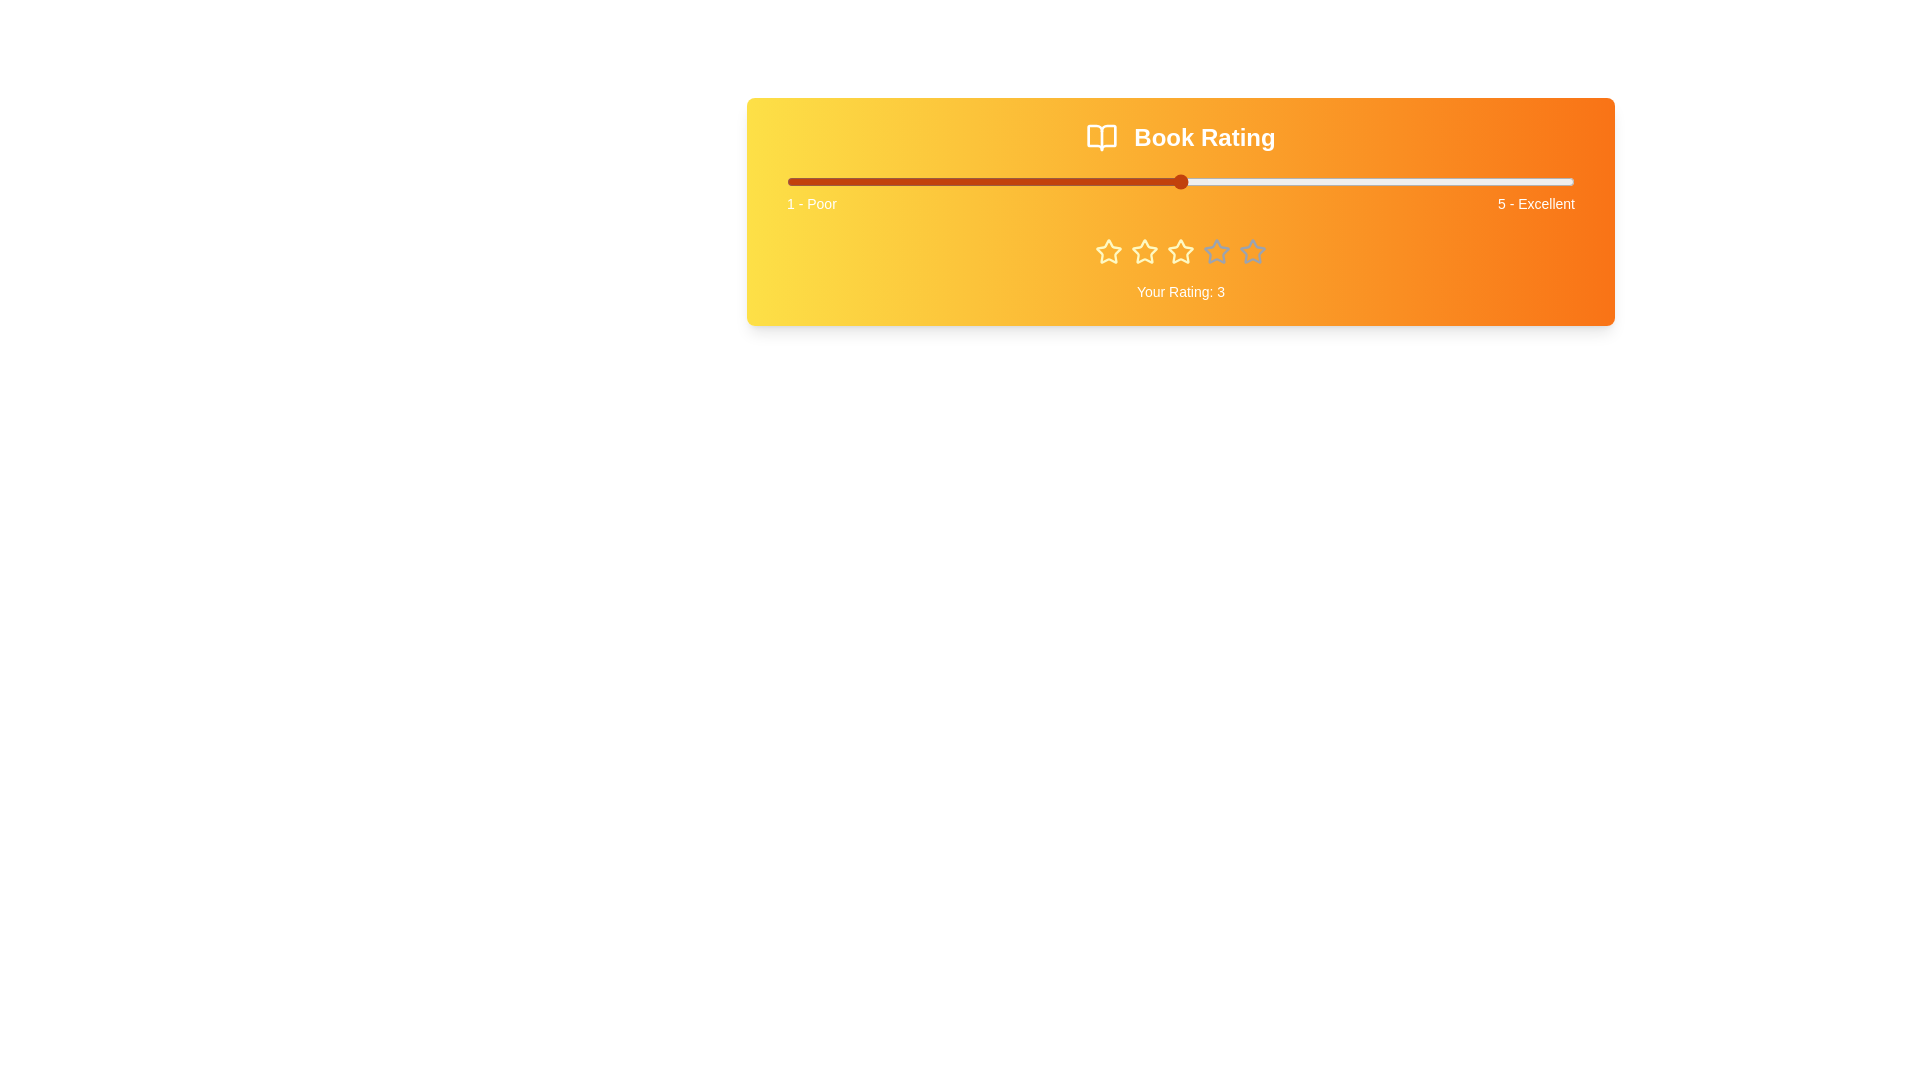 Image resolution: width=1920 pixels, height=1080 pixels. What do you see at coordinates (1180, 181) in the screenshot?
I see `the book rating` at bounding box center [1180, 181].